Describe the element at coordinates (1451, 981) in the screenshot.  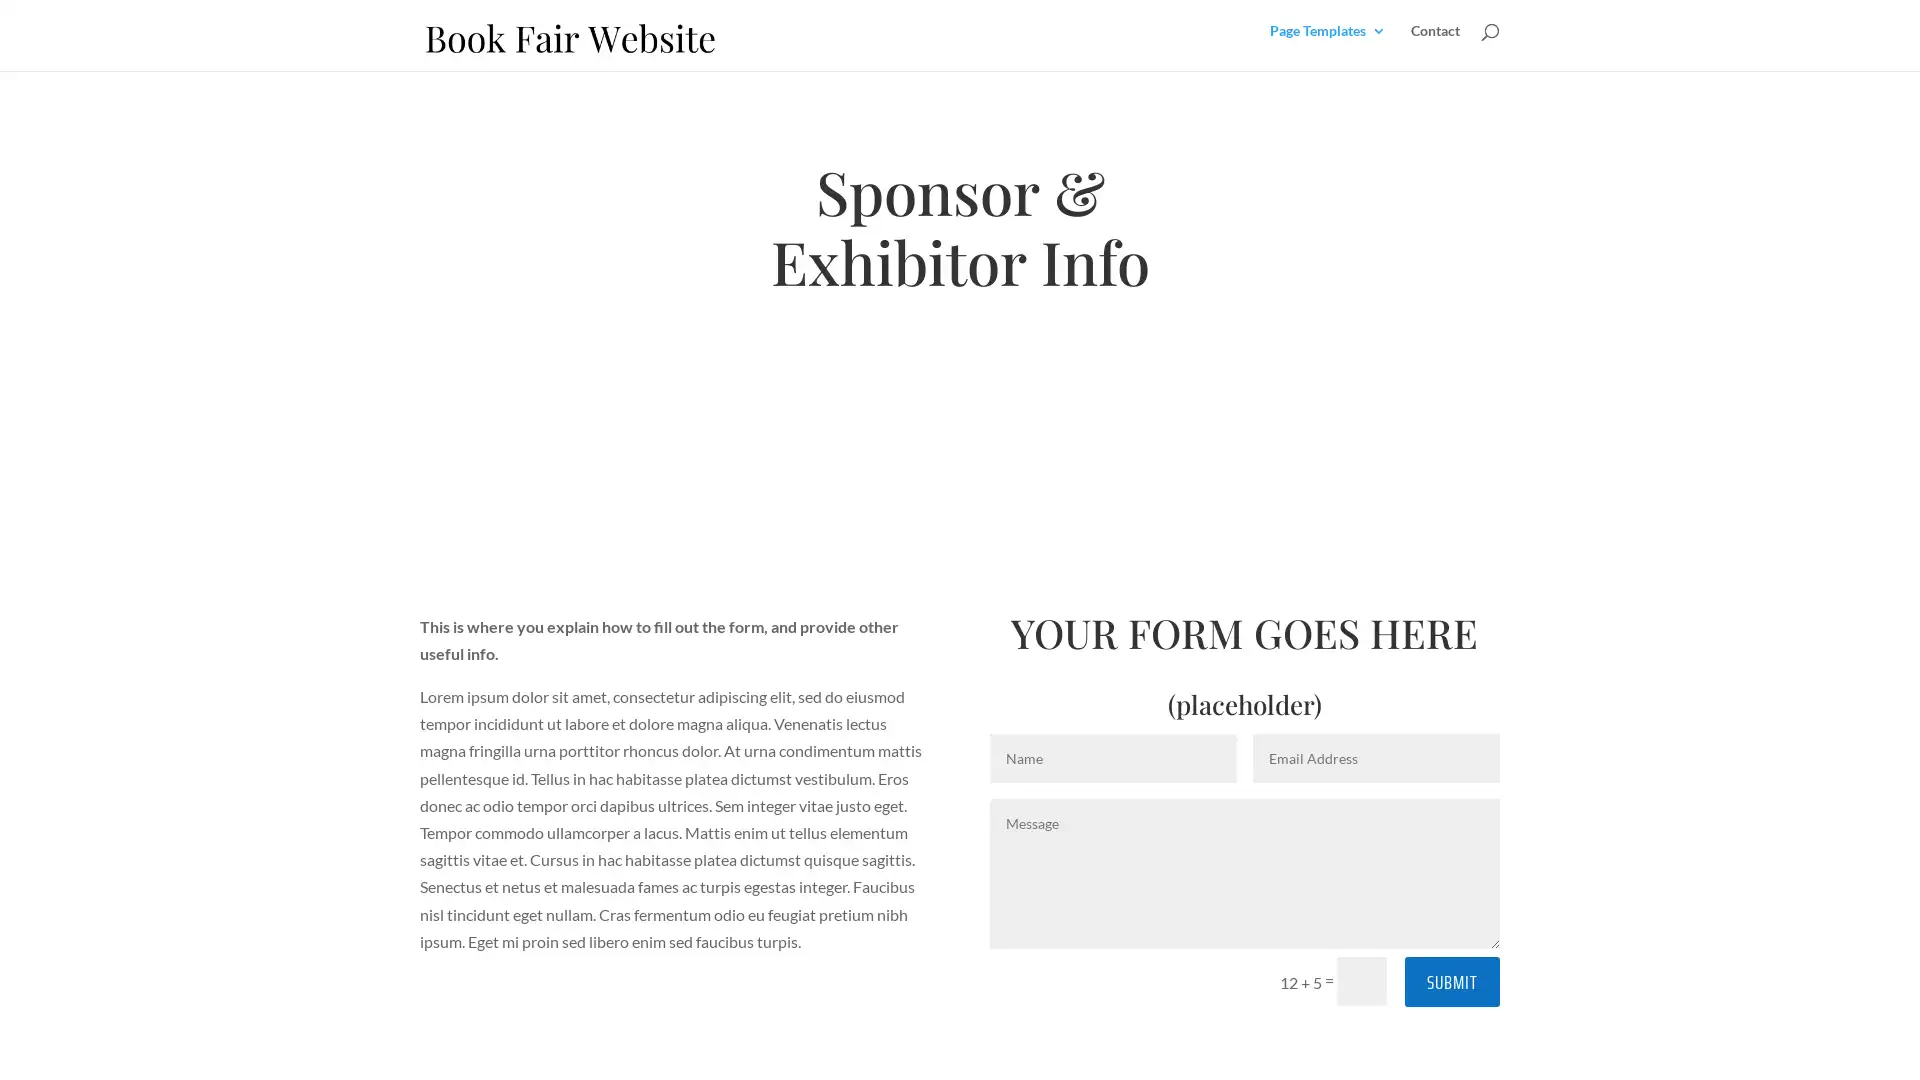
I see `SUBMIT 5` at that location.